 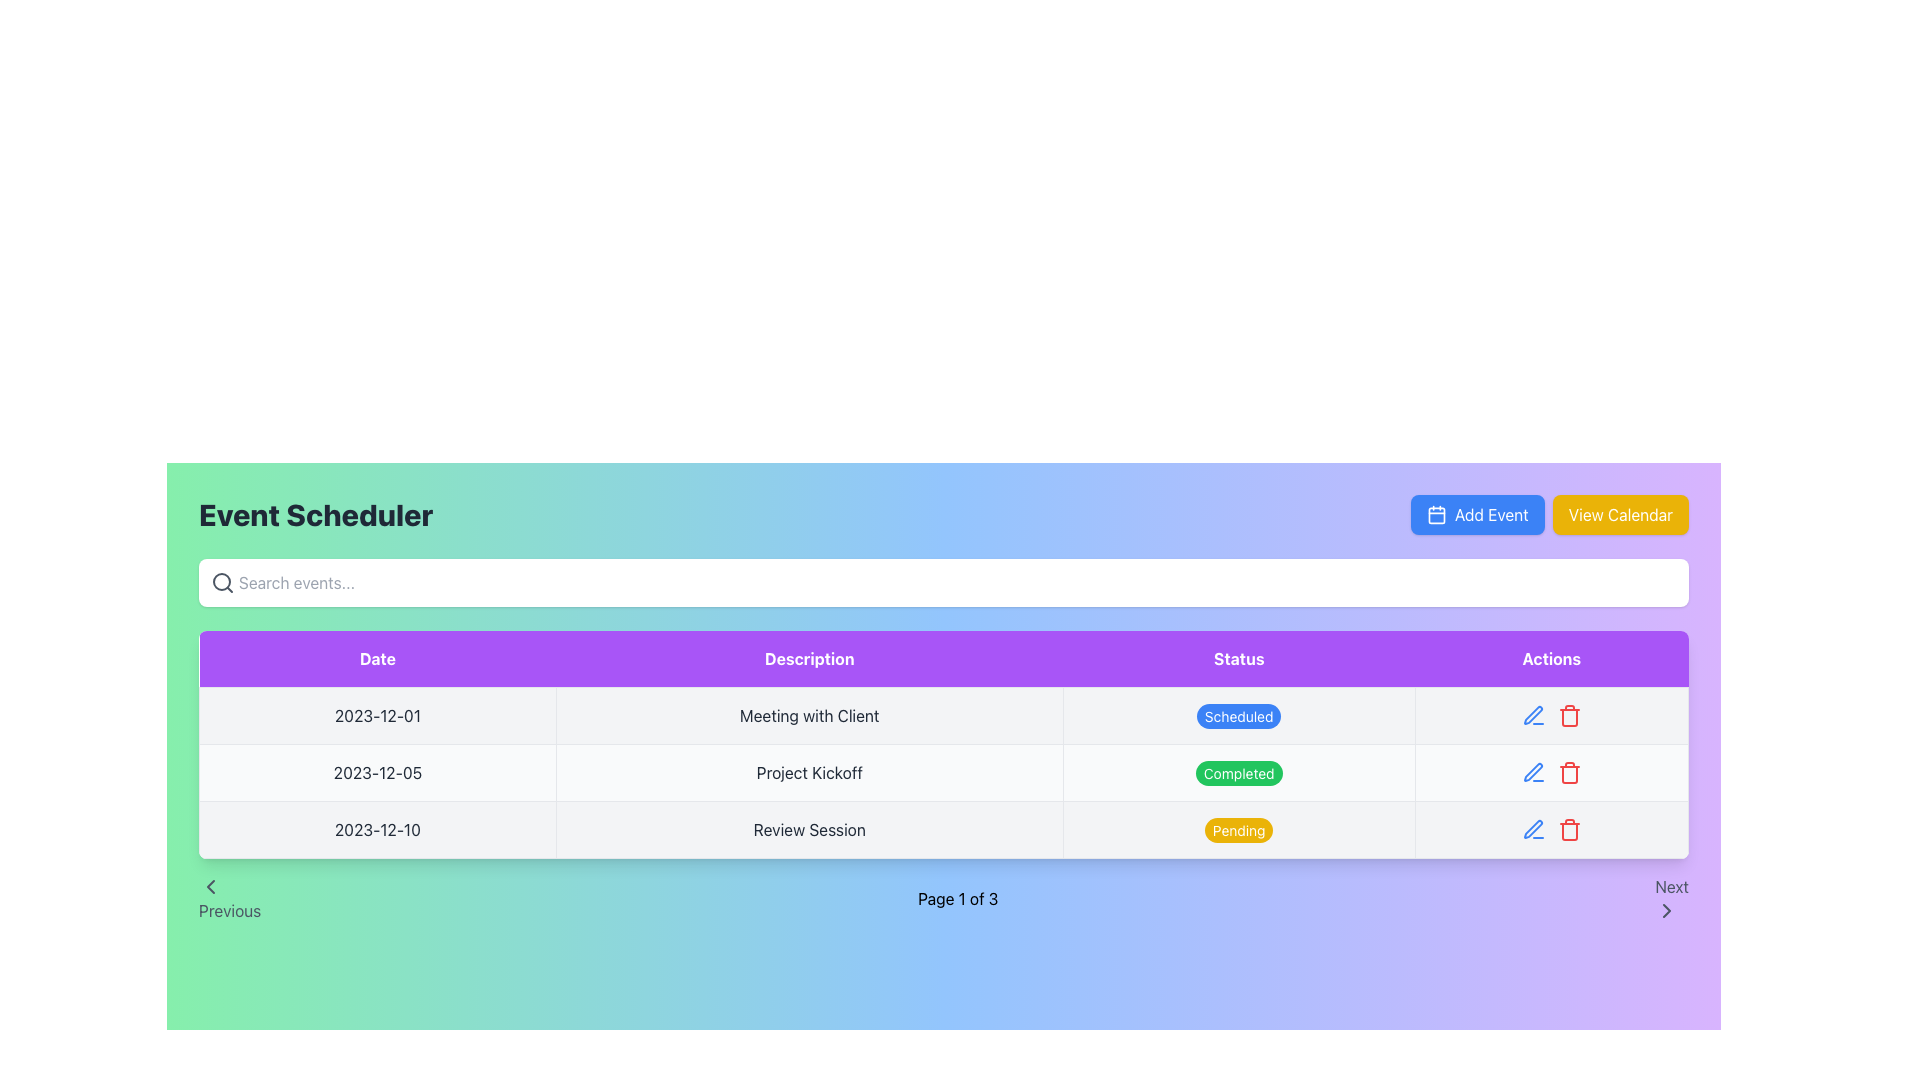 I want to click on the first event row in the table displaying details about an event, which includes the date '2023-12-01', the event title 'Meeting with Client', and a 'Scheduled' badge with a blue background, so click(x=943, y=715).